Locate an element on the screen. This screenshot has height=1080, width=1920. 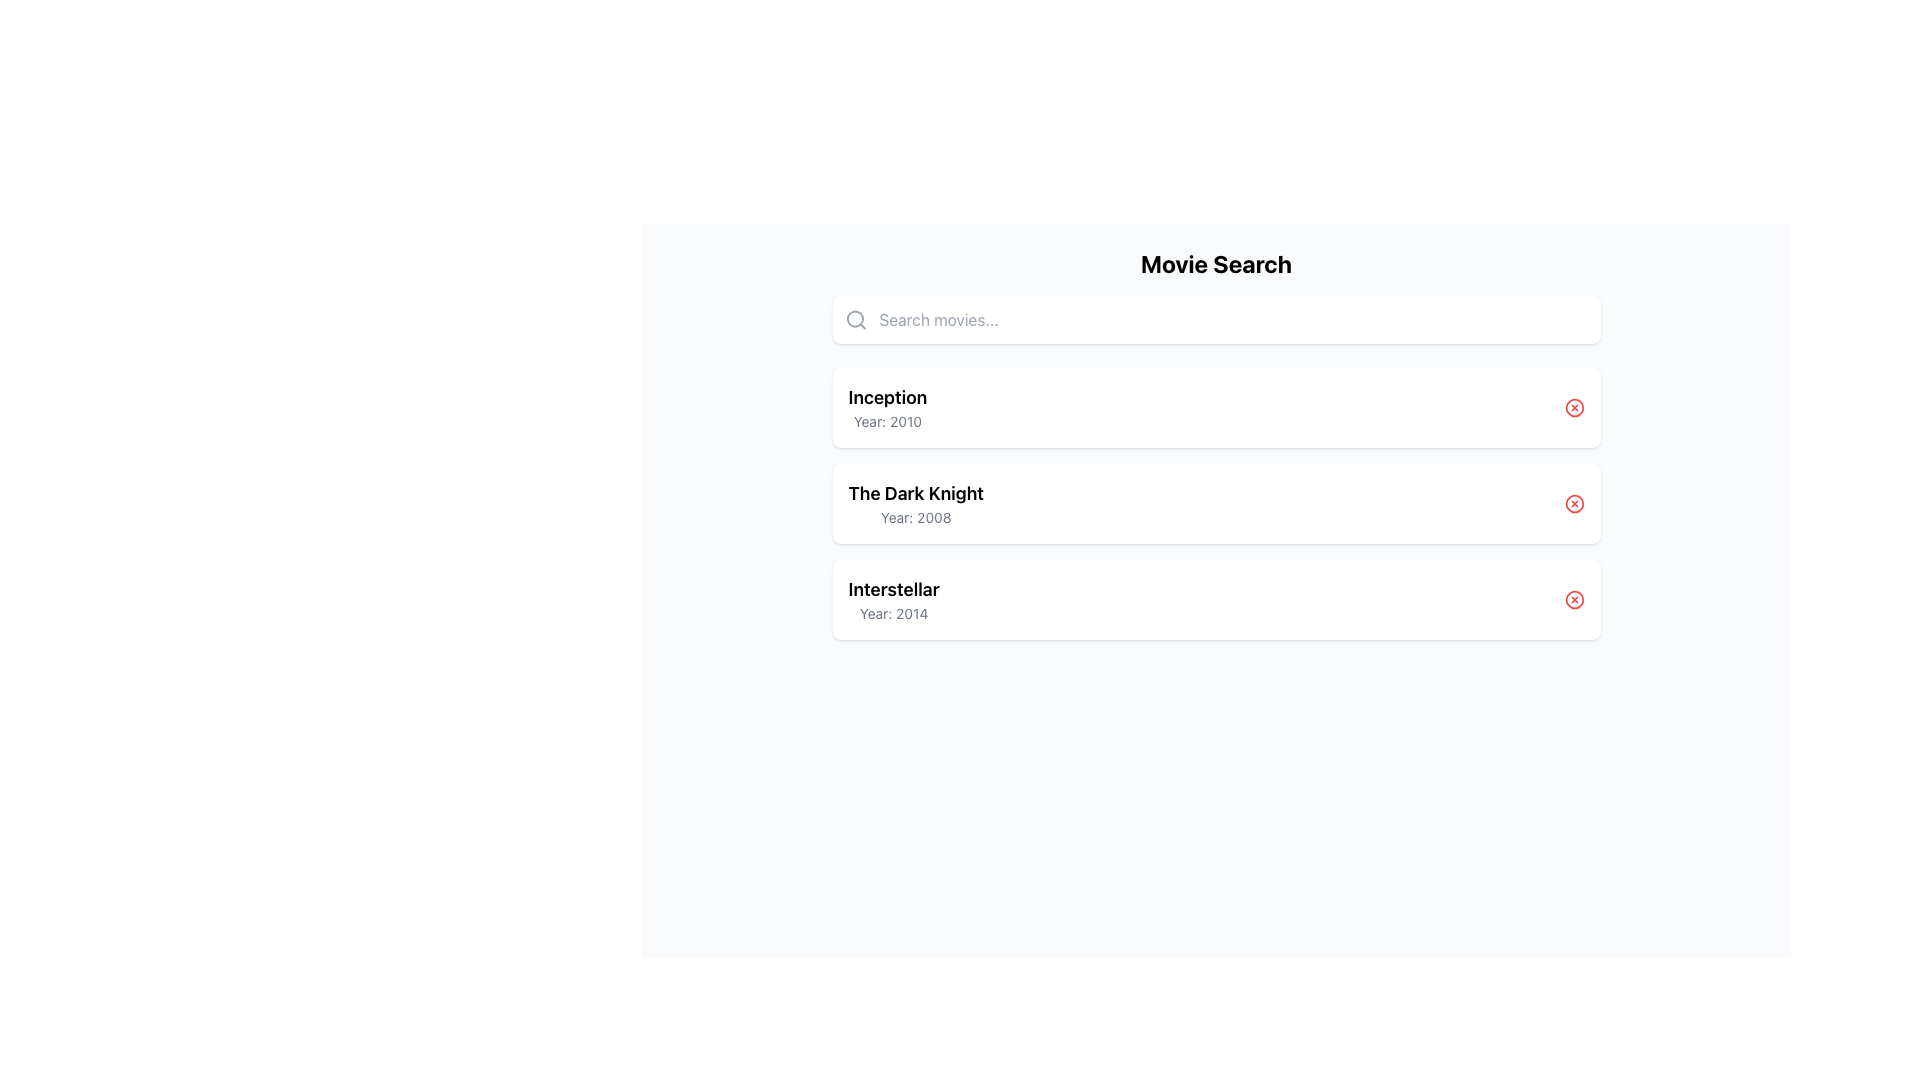
the text label displaying the release year of the movie 'Inception', located directly beneath its title is located at coordinates (886, 420).